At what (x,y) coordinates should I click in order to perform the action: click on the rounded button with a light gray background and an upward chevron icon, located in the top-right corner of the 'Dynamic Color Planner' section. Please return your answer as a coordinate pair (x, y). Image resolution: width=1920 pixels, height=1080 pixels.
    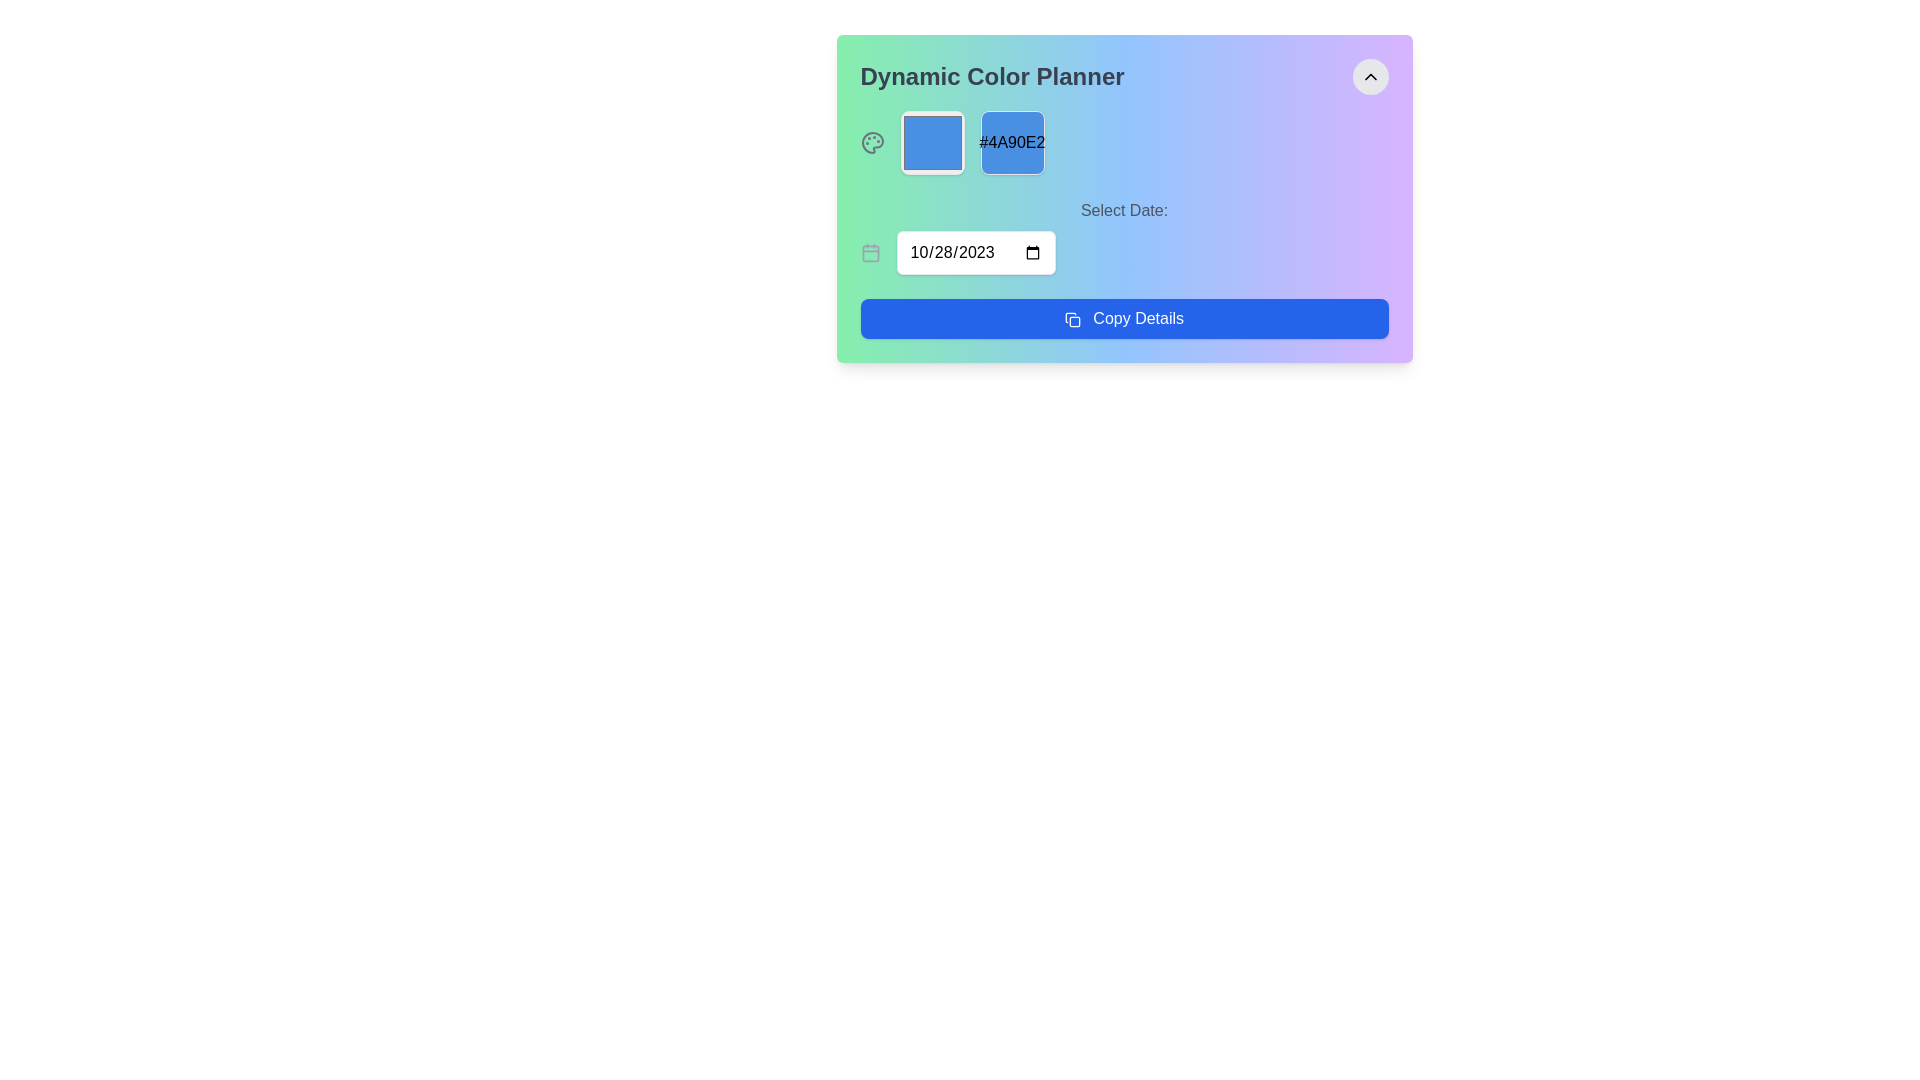
    Looking at the image, I should click on (1369, 76).